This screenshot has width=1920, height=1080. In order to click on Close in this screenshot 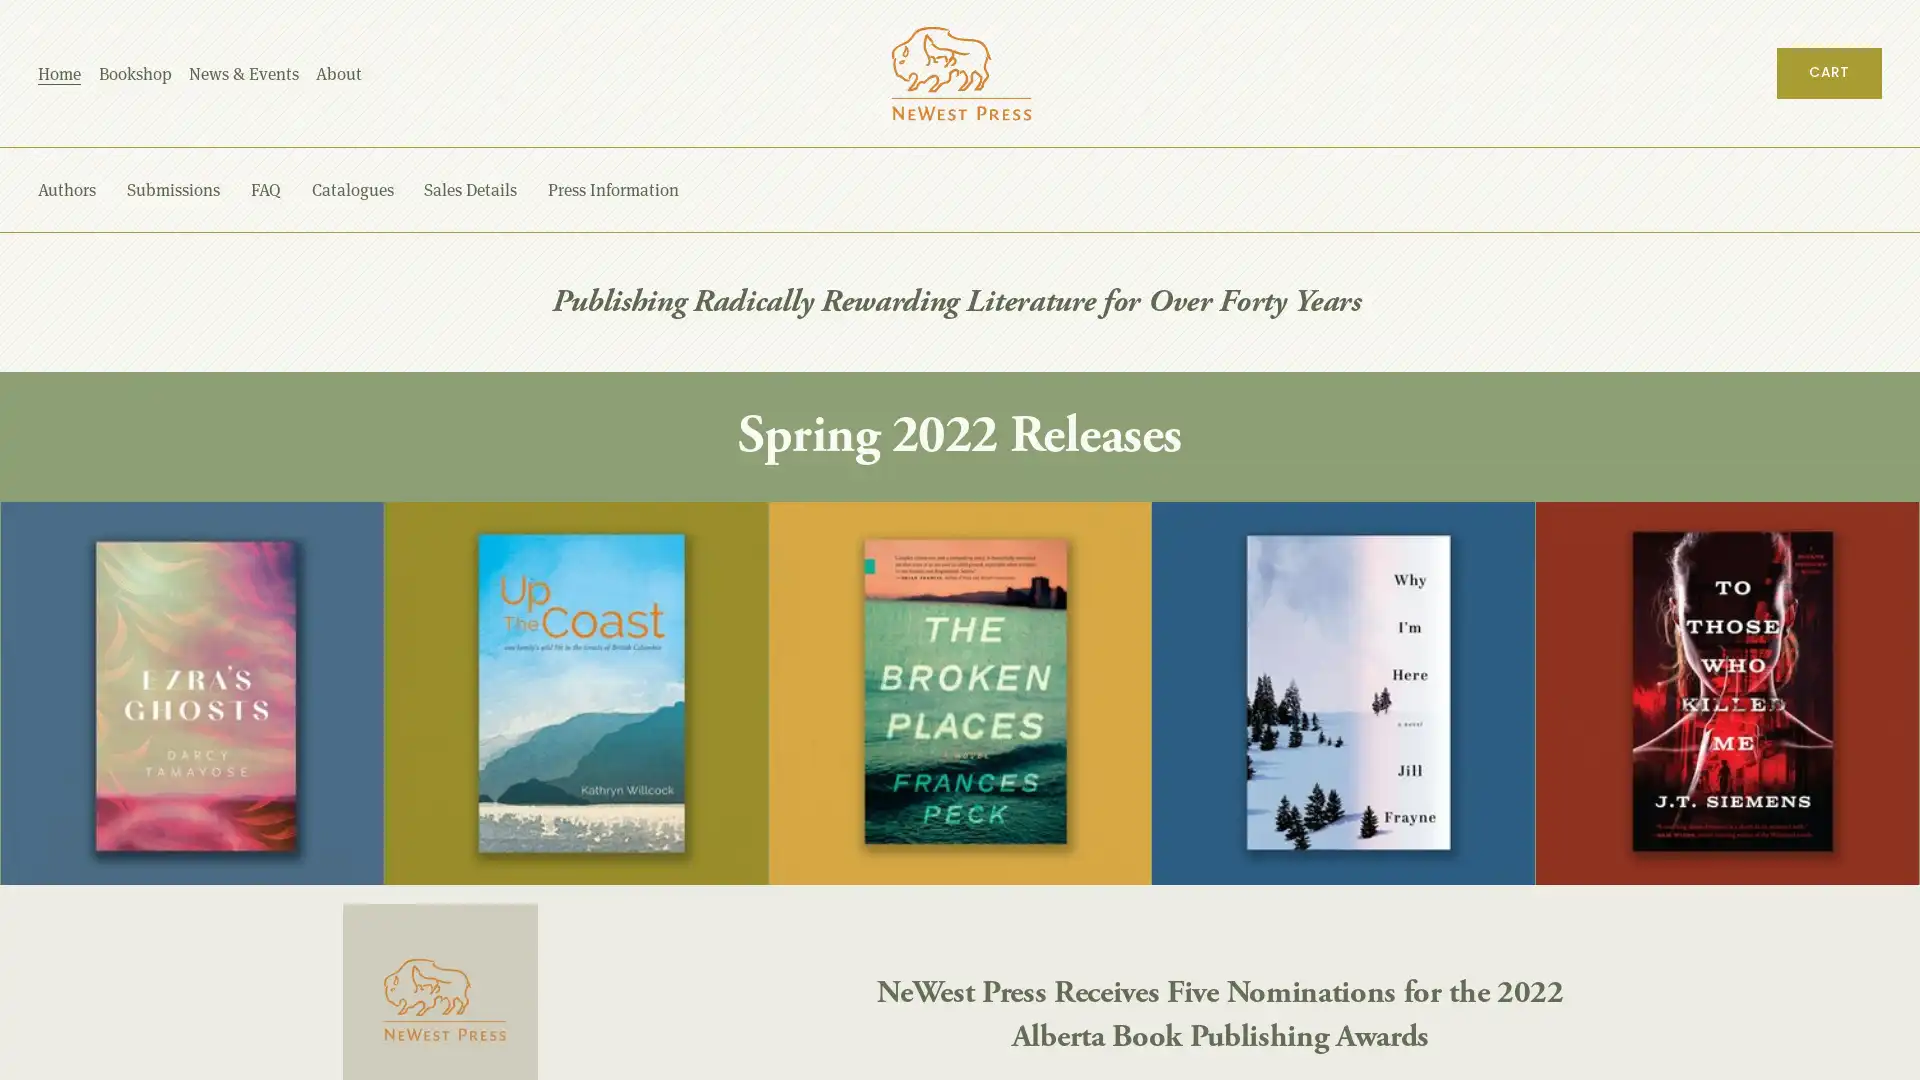, I will do `click(1818, 548)`.